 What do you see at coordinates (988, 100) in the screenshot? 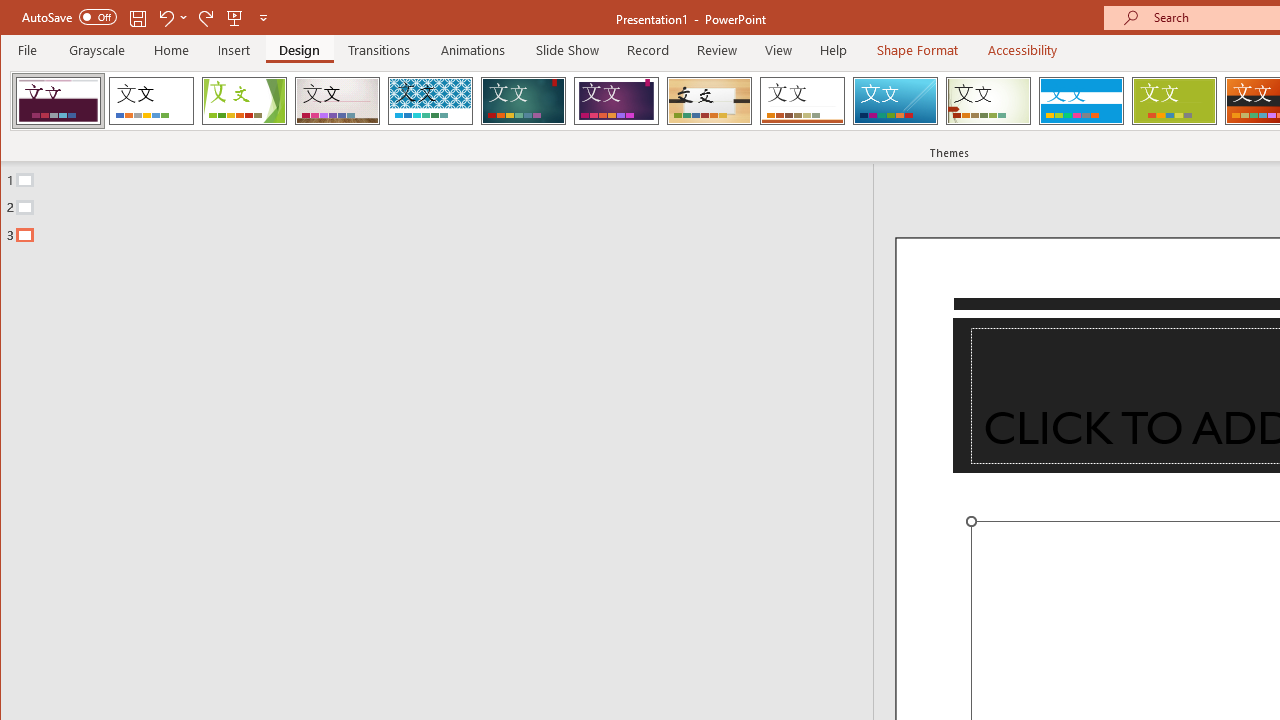
I see `'Wisp'` at bounding box center [988, 100].